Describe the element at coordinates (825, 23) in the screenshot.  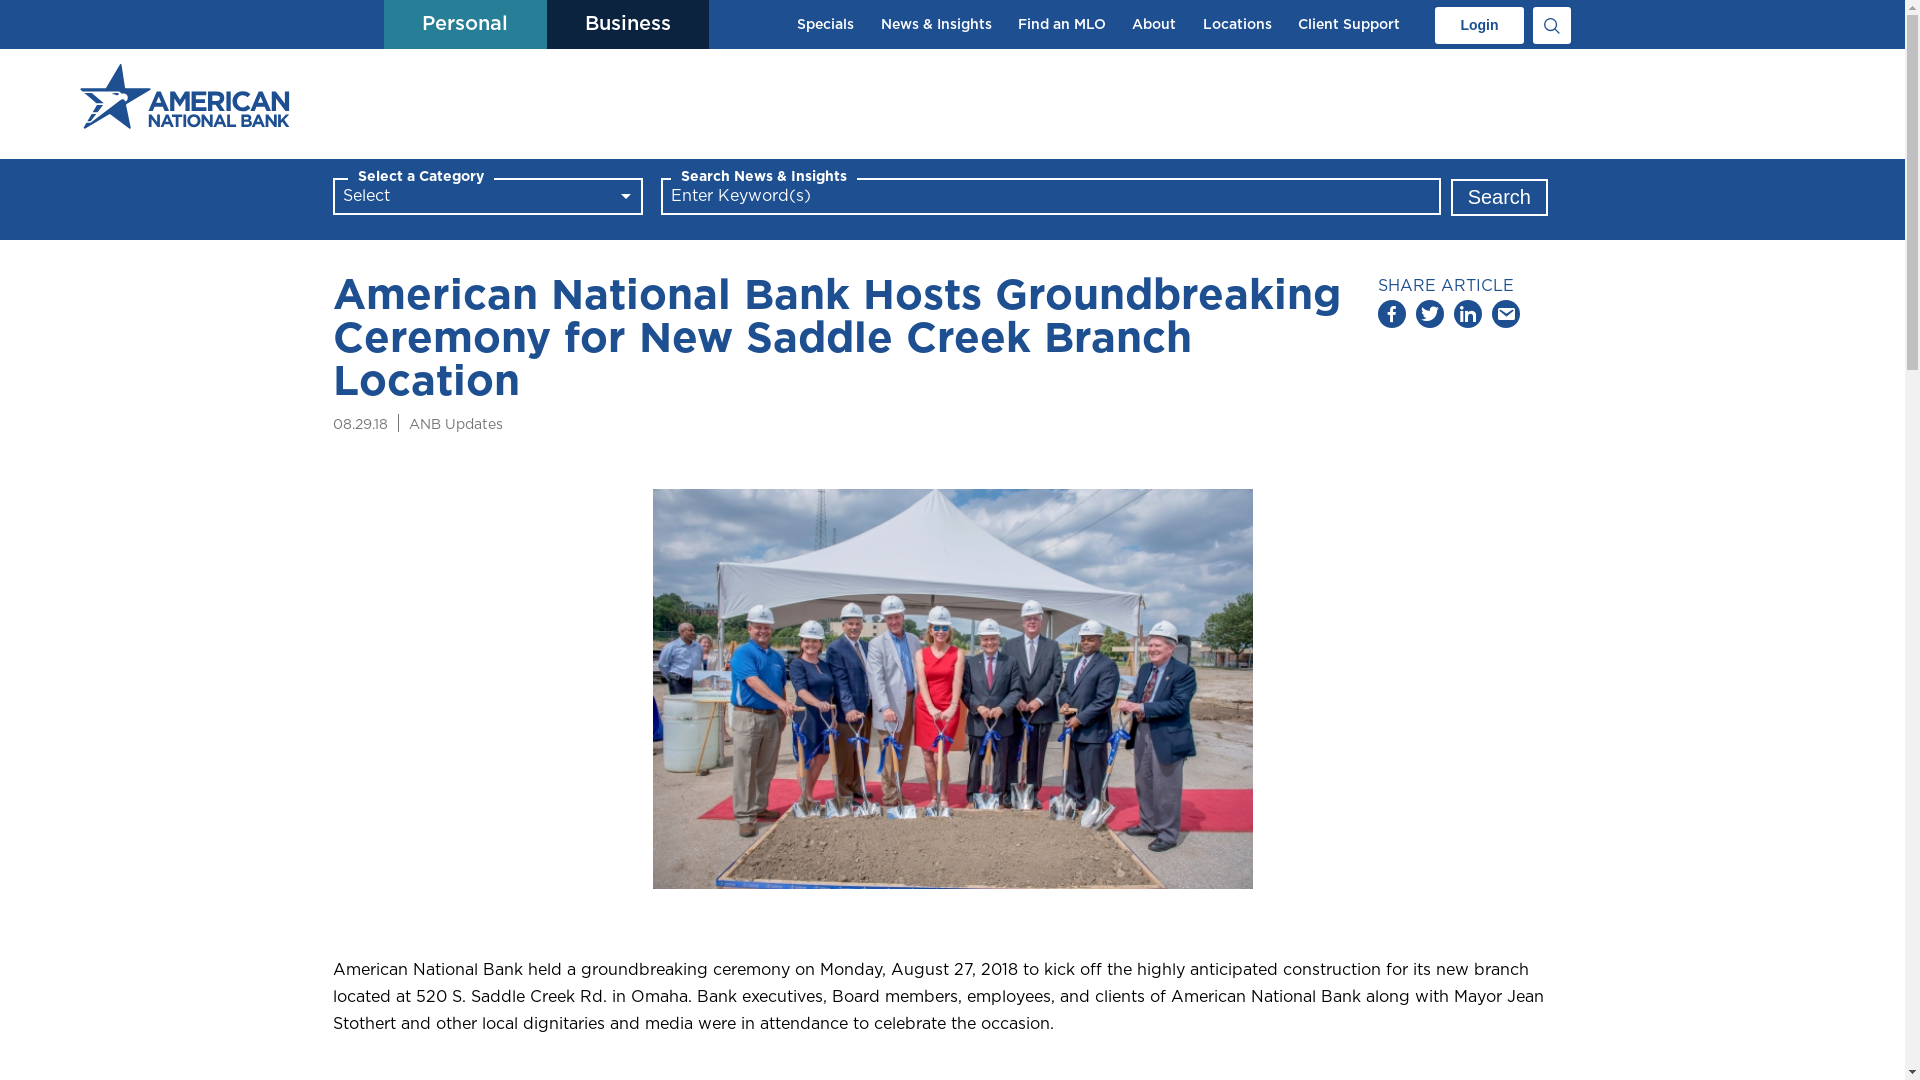
I see `'Specials'` at that location.